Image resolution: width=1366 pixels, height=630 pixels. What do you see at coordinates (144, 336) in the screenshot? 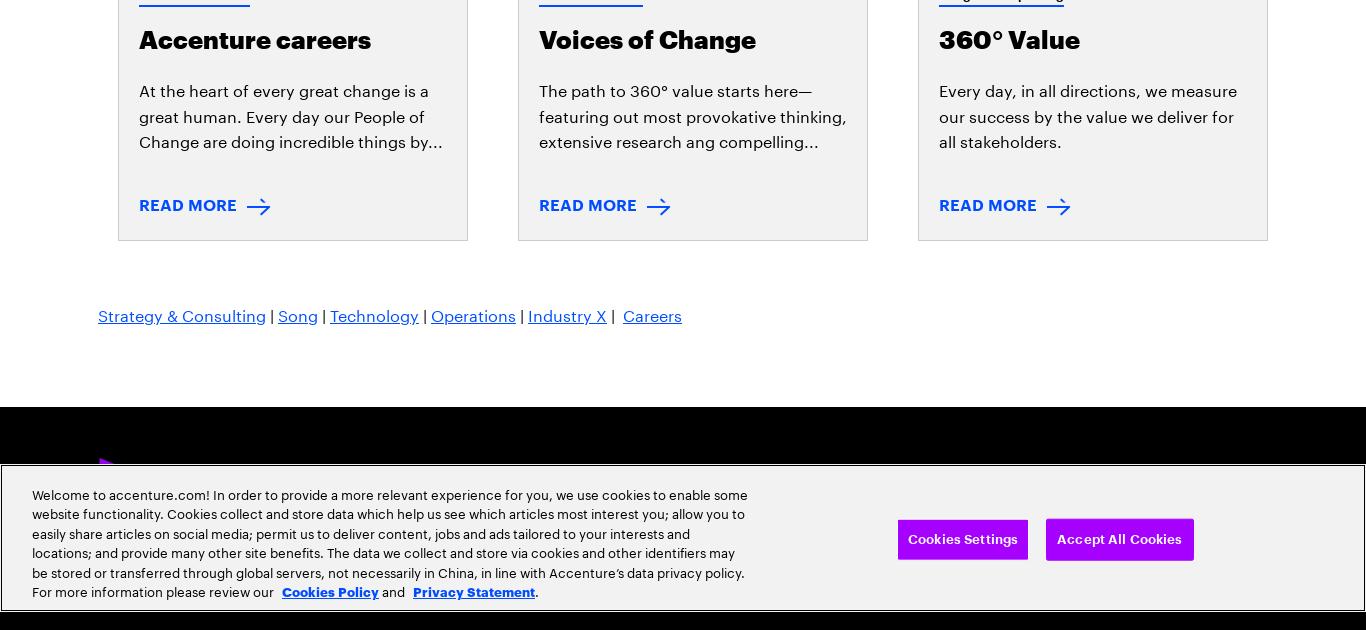
I see `'Privacy Statement'` at bounding box center [144, 336].